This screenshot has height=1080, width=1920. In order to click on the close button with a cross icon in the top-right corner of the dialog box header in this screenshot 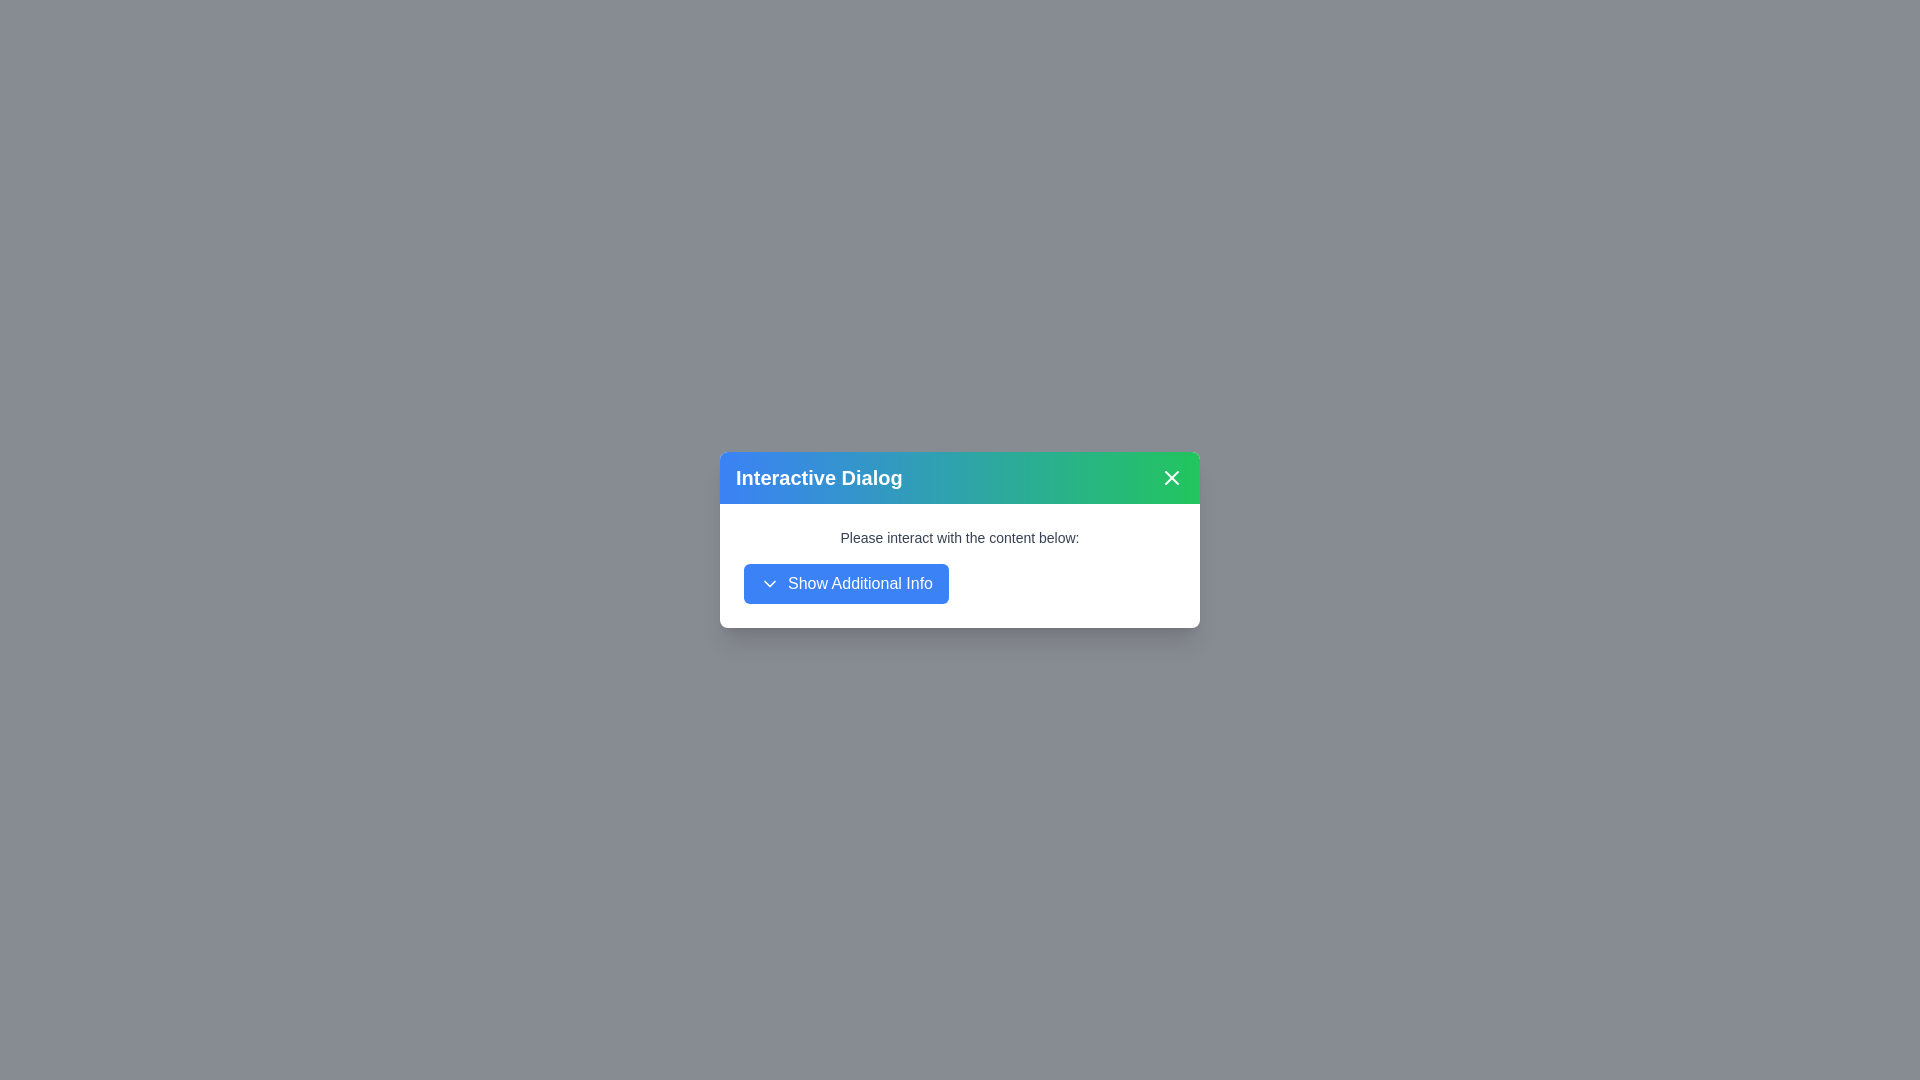, I will do `click(1171, 478)`.